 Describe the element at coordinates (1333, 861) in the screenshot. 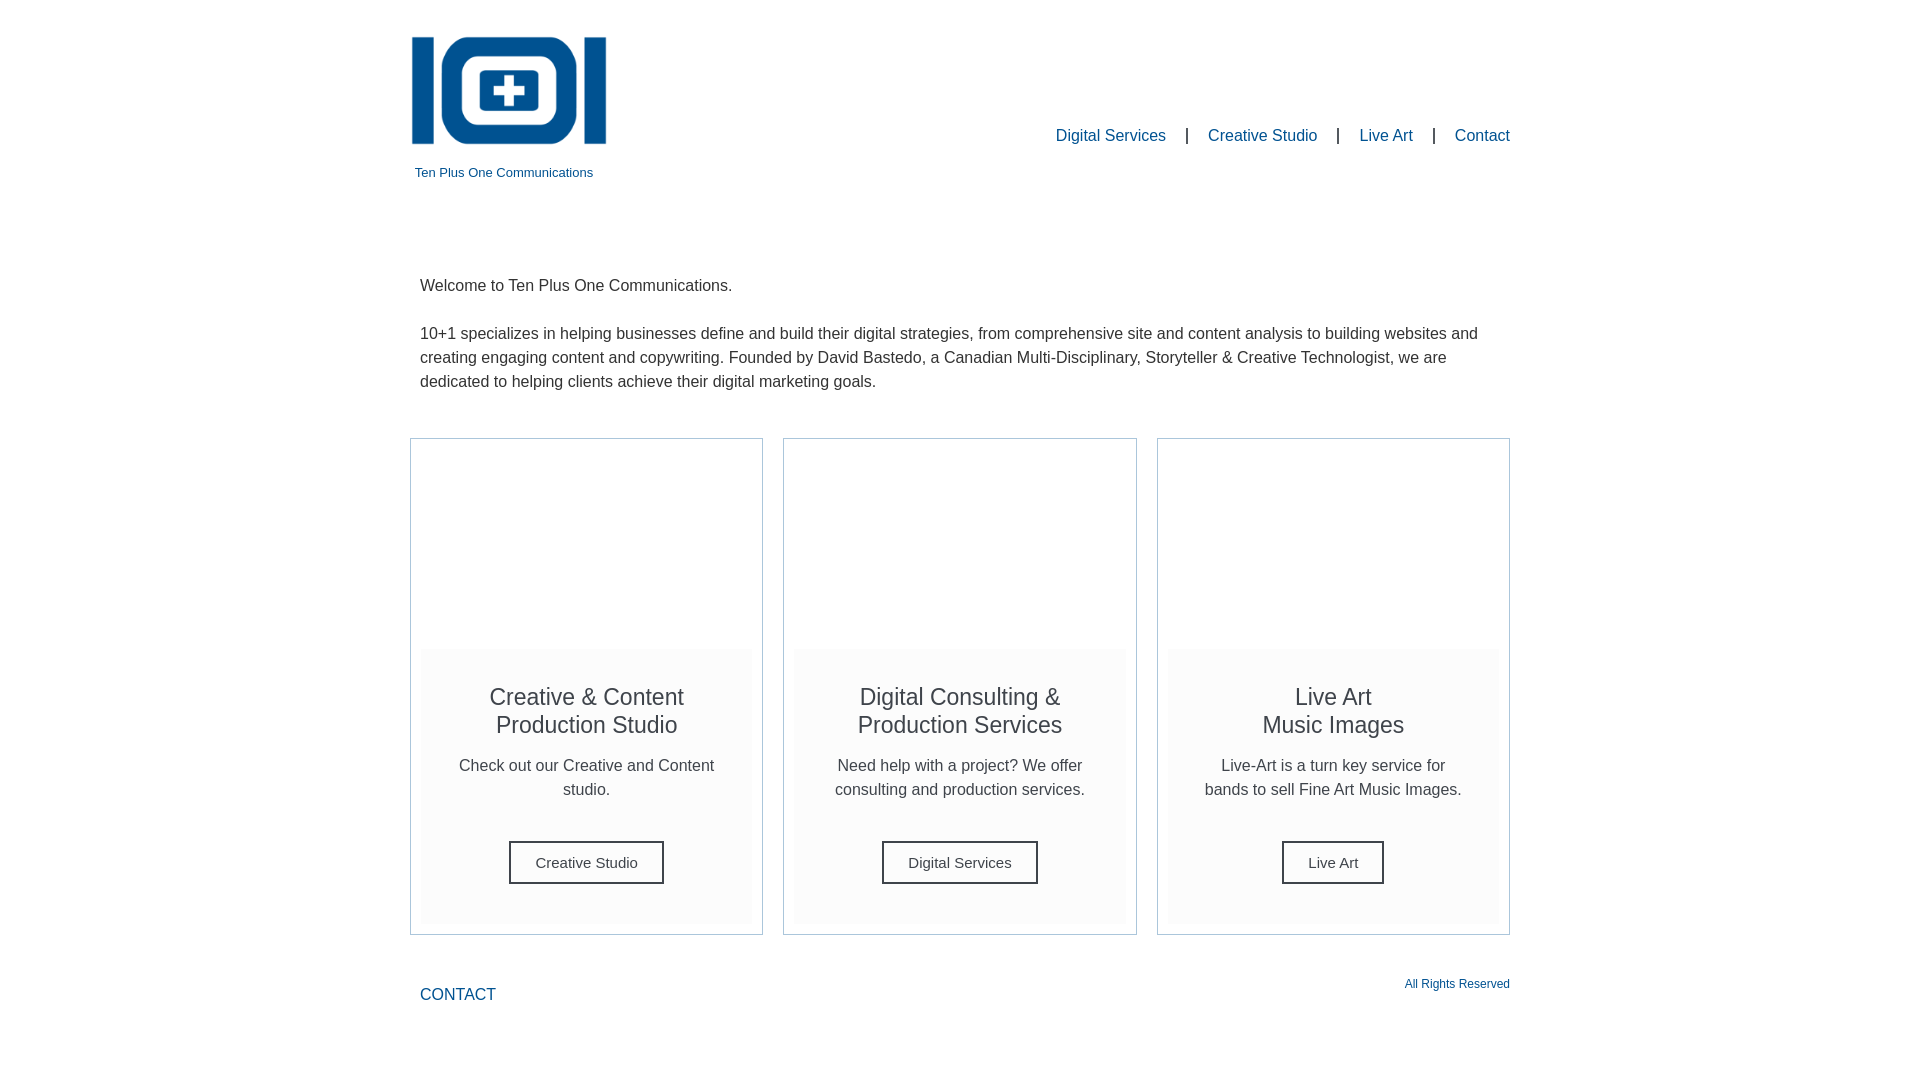

I see `'Live Art'` at that location.